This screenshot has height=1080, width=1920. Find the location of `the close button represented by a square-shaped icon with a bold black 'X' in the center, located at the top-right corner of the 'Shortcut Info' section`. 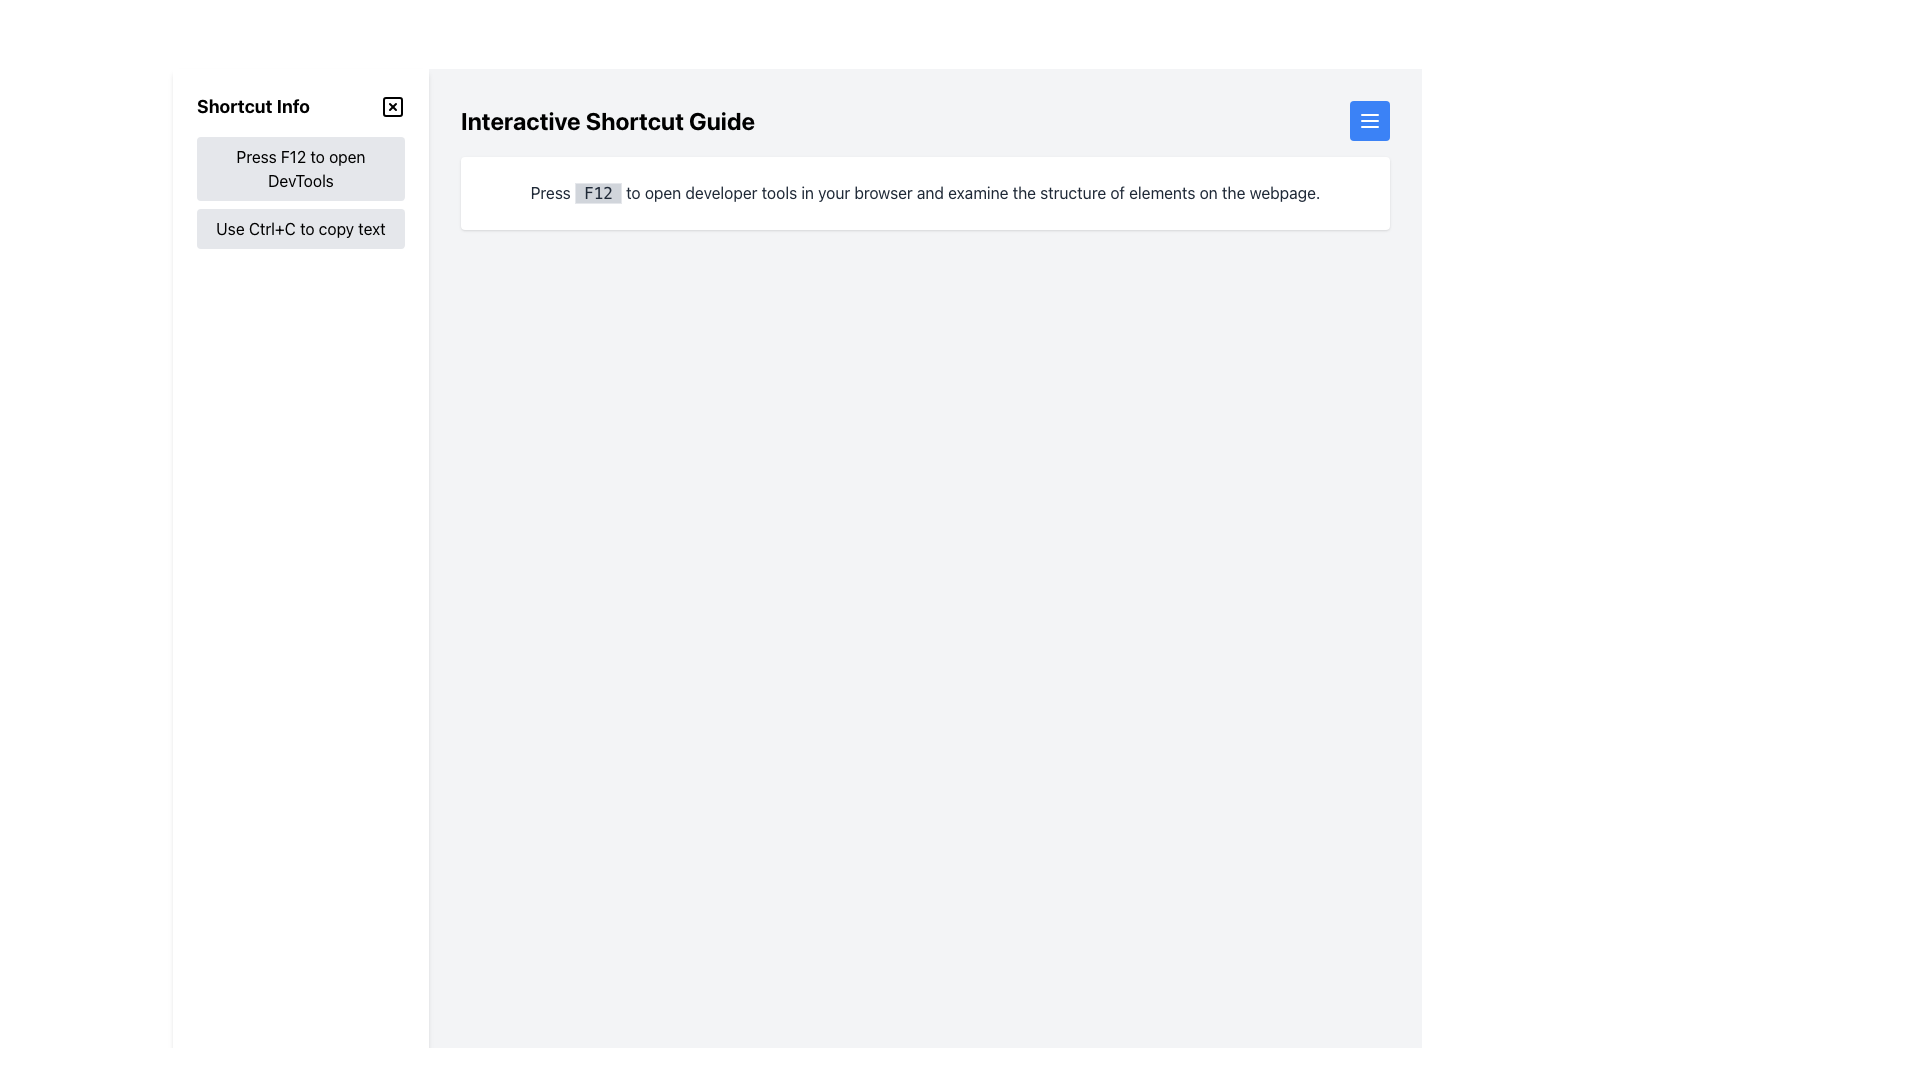

the close button represented by a square-shaped icon with a bold black 'X' in the center, located at the top-right corner of the 'Shortcut Info' section is located at coordinates (393, 107).